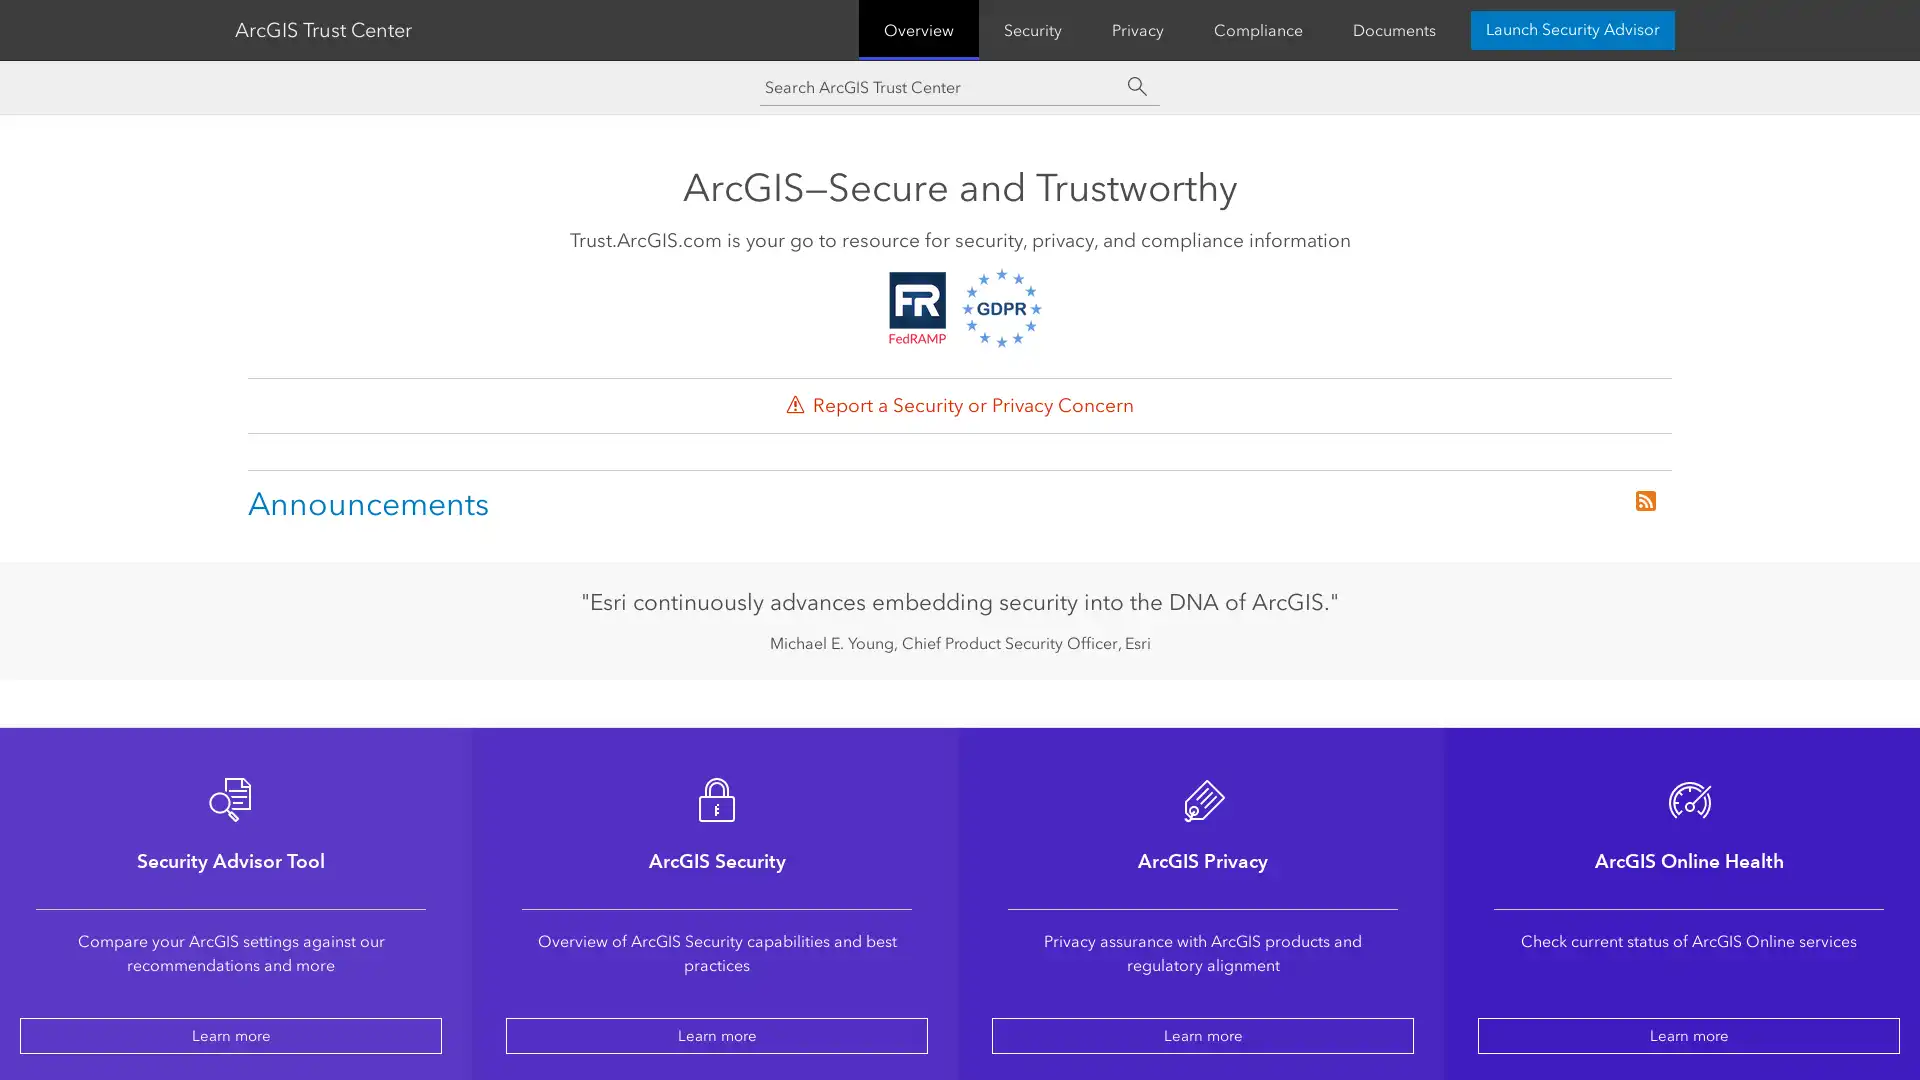  Describe the element at coordinates (862, 27) in the screenshot. I see `About` at that location.